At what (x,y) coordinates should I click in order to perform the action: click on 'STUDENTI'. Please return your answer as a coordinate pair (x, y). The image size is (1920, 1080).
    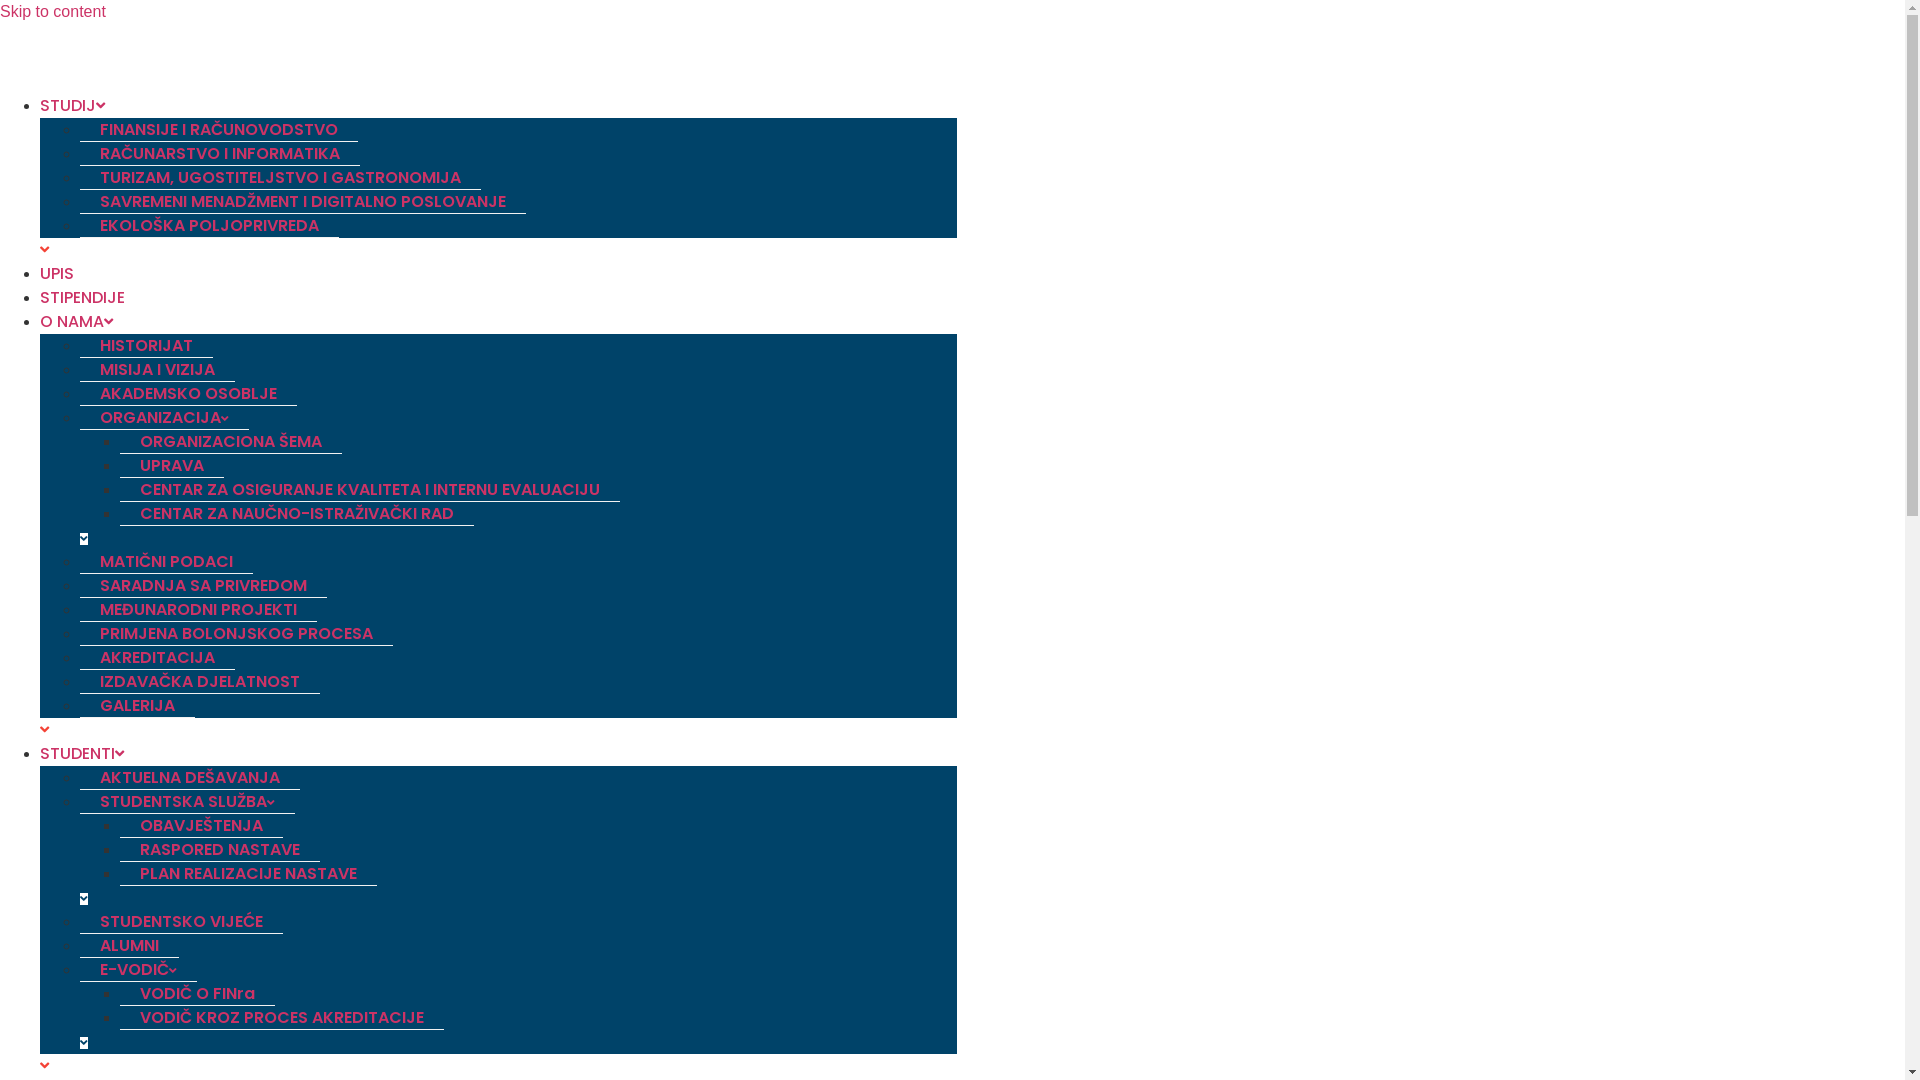
    Looking at the image, I should click on (80, 753).